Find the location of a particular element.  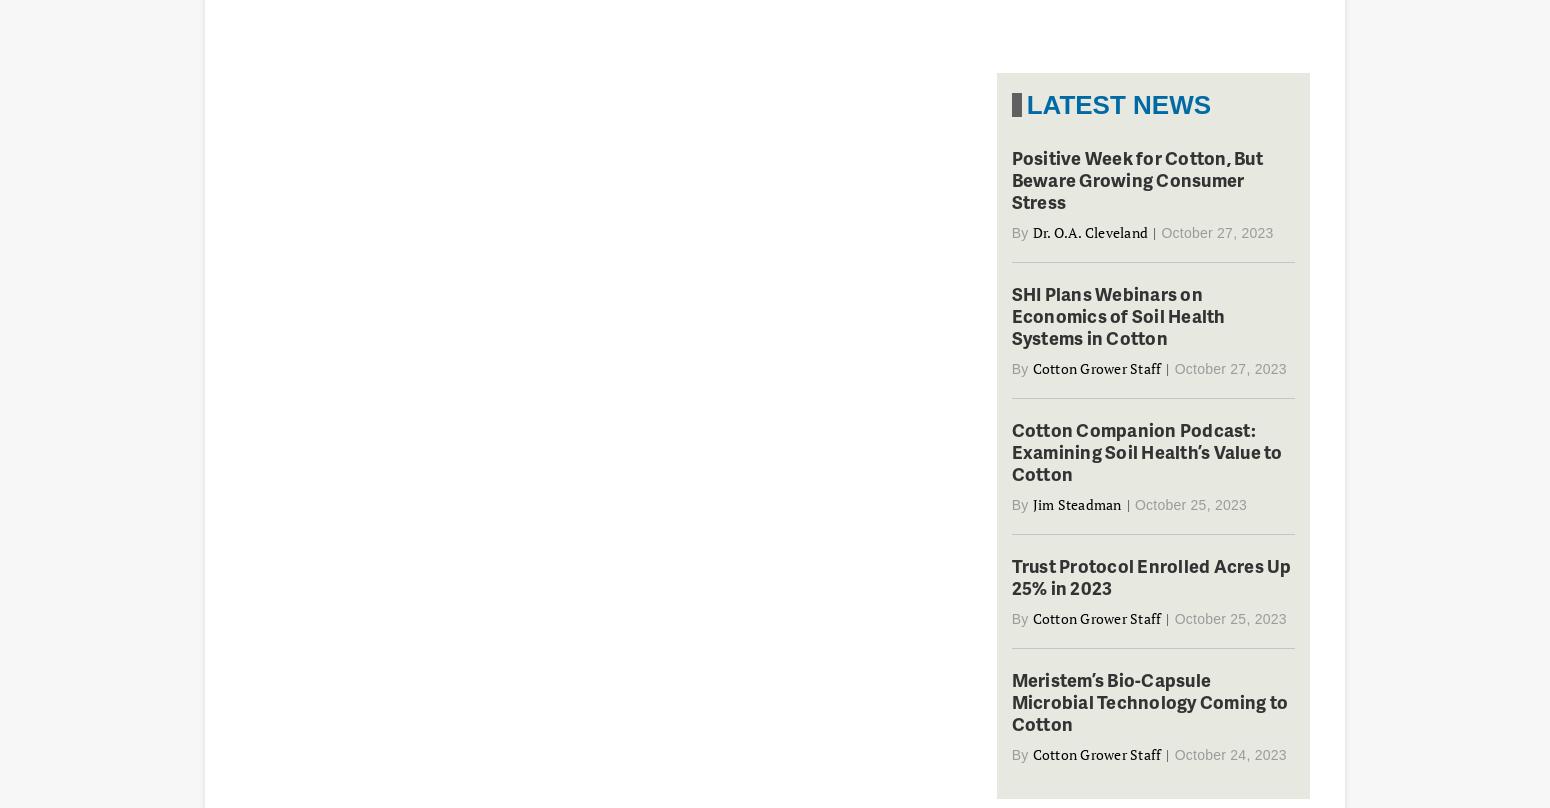

'Meristem’s Bio-Capsule Microbial Technology Coming to Cotton' is located at coordinates (1148, 701).